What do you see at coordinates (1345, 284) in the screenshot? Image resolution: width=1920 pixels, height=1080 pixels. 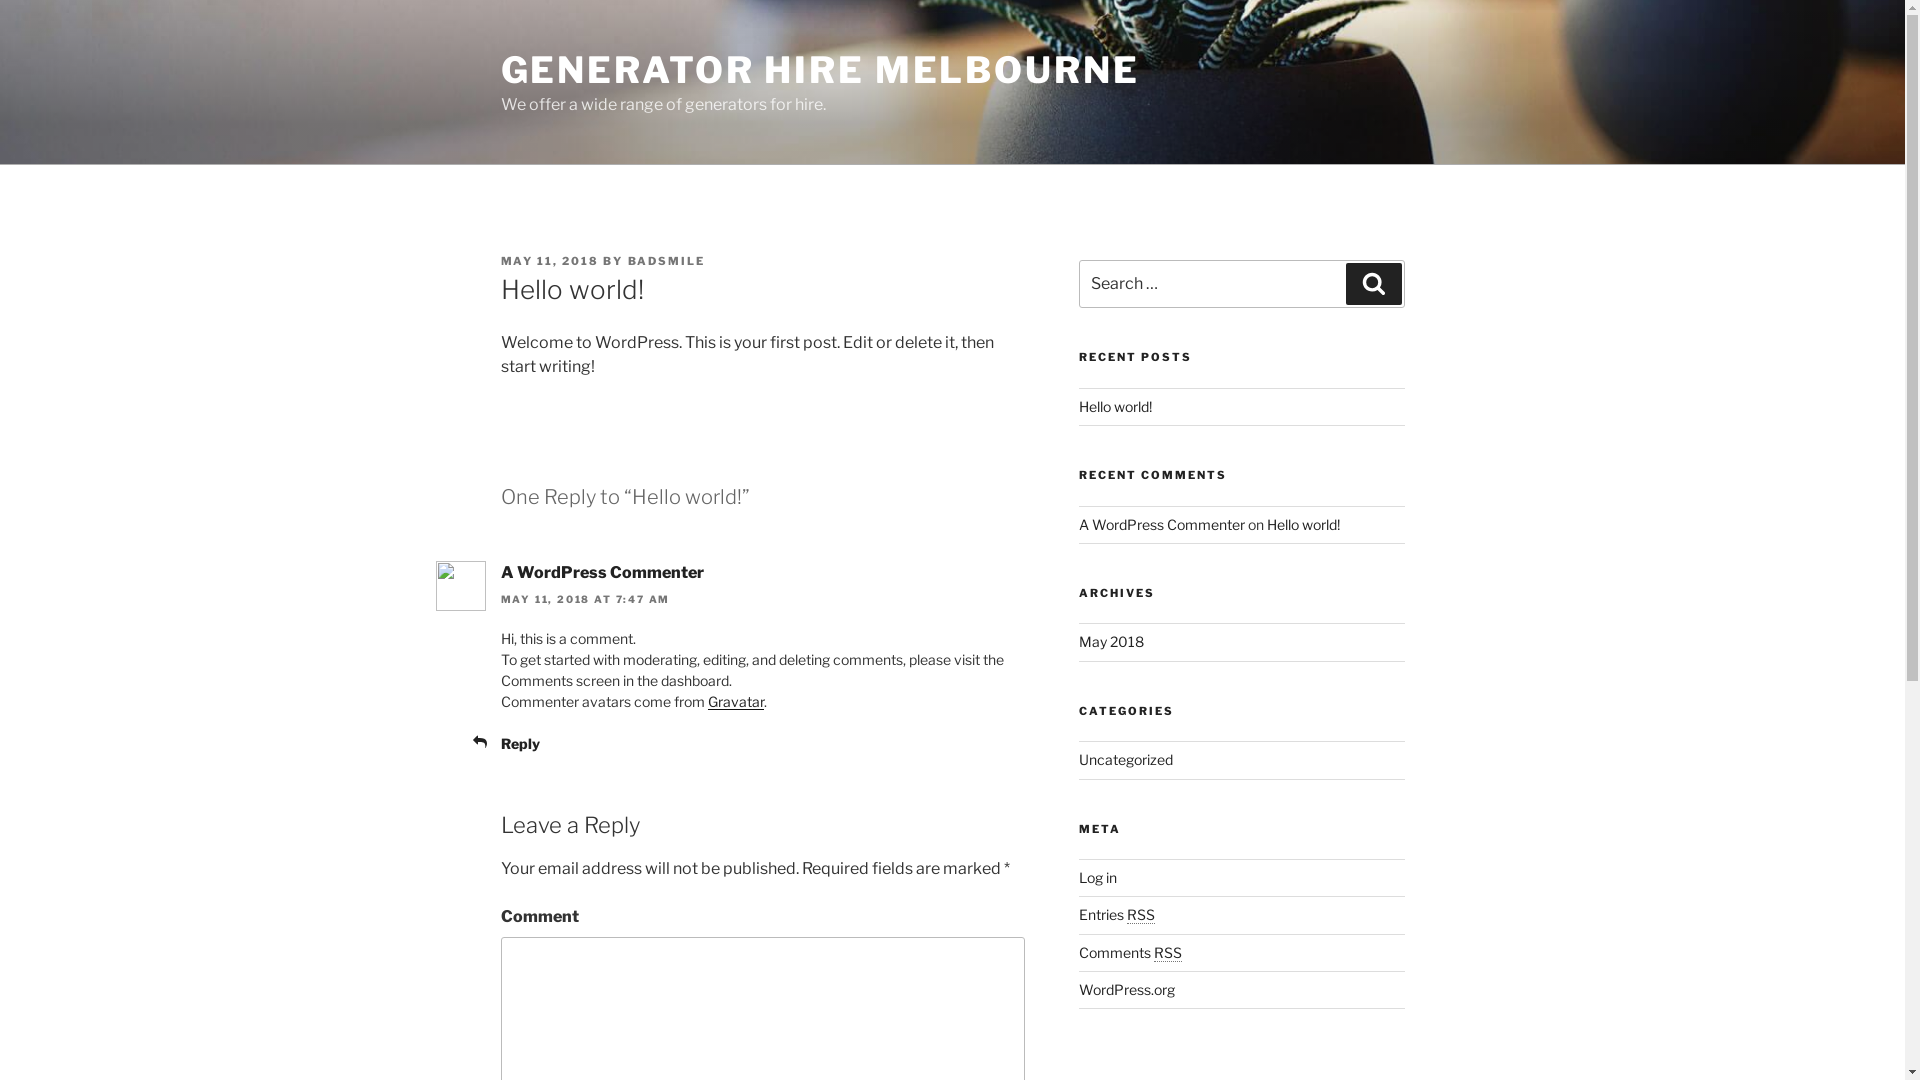 I see `'Search'` at bounding box center [1345, 284].